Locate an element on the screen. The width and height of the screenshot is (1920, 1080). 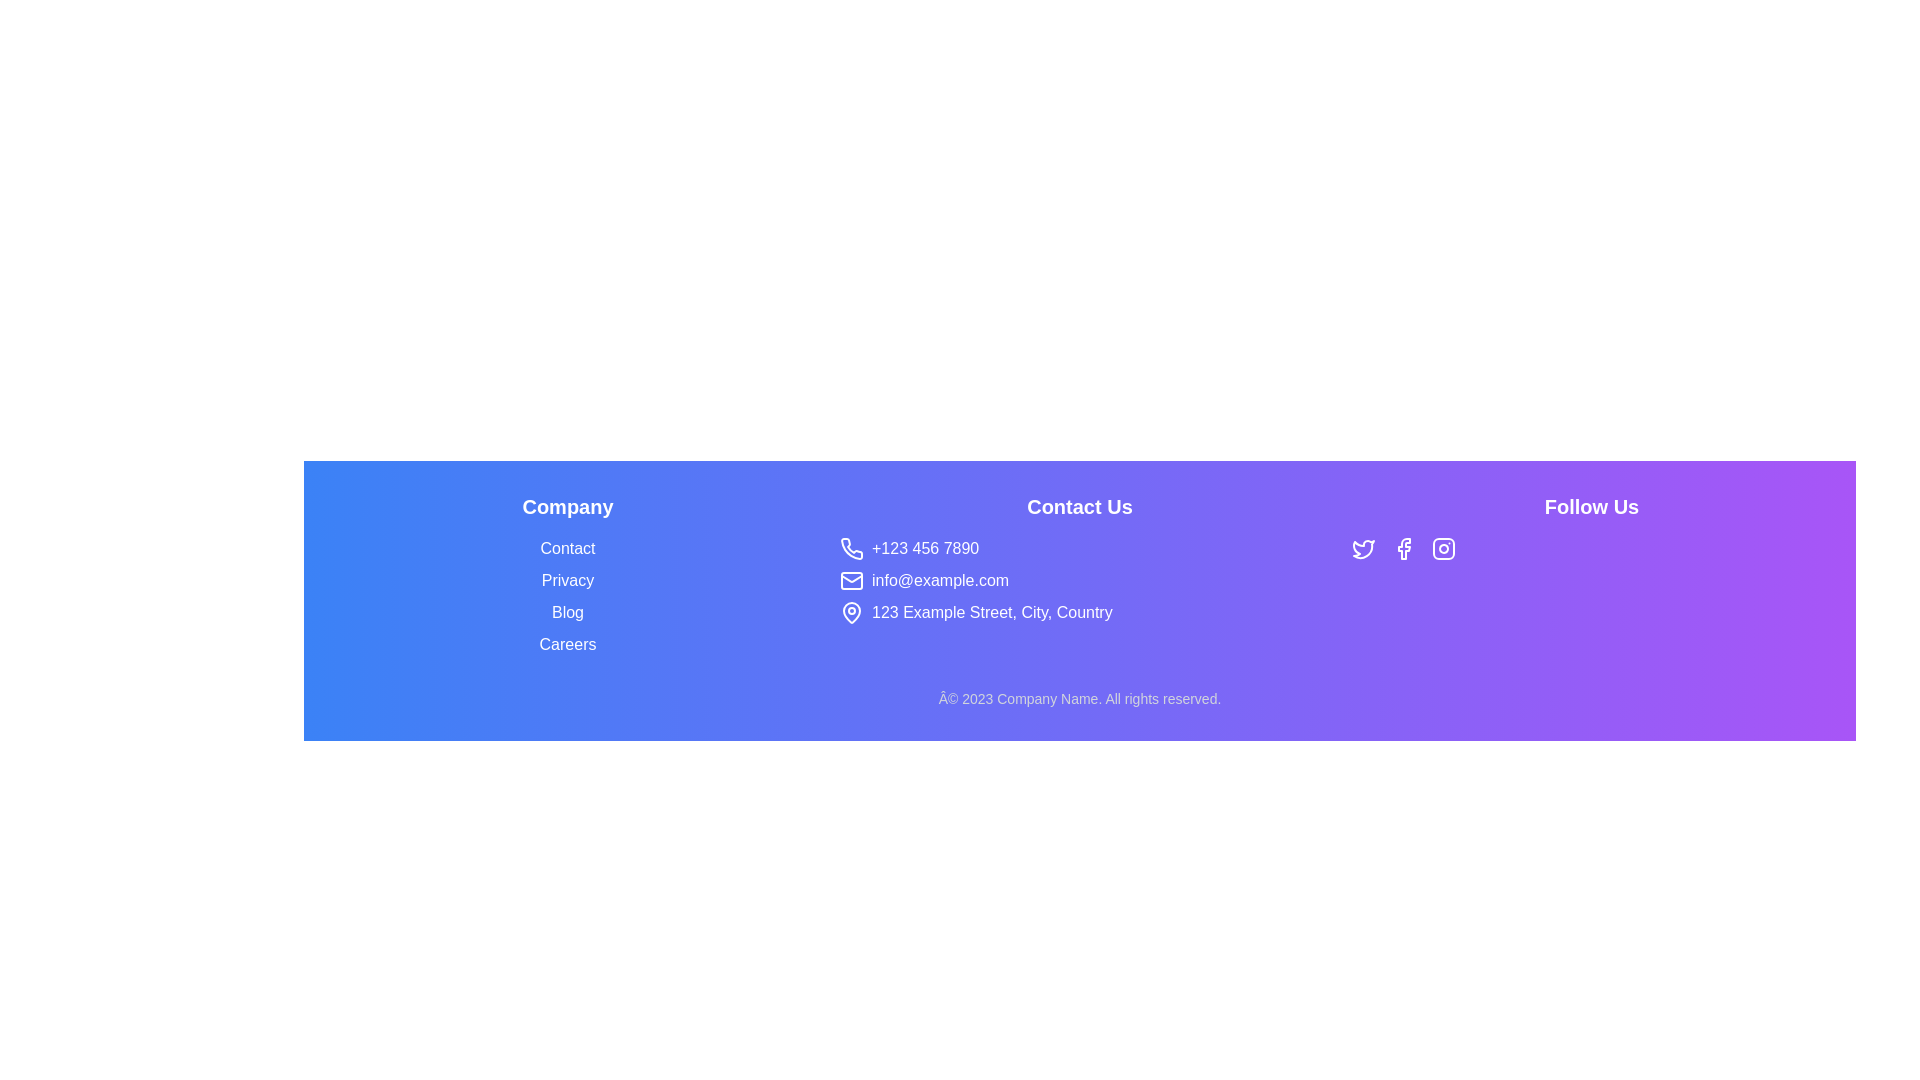
keyboard navigation is located at coordinates (566, 612).